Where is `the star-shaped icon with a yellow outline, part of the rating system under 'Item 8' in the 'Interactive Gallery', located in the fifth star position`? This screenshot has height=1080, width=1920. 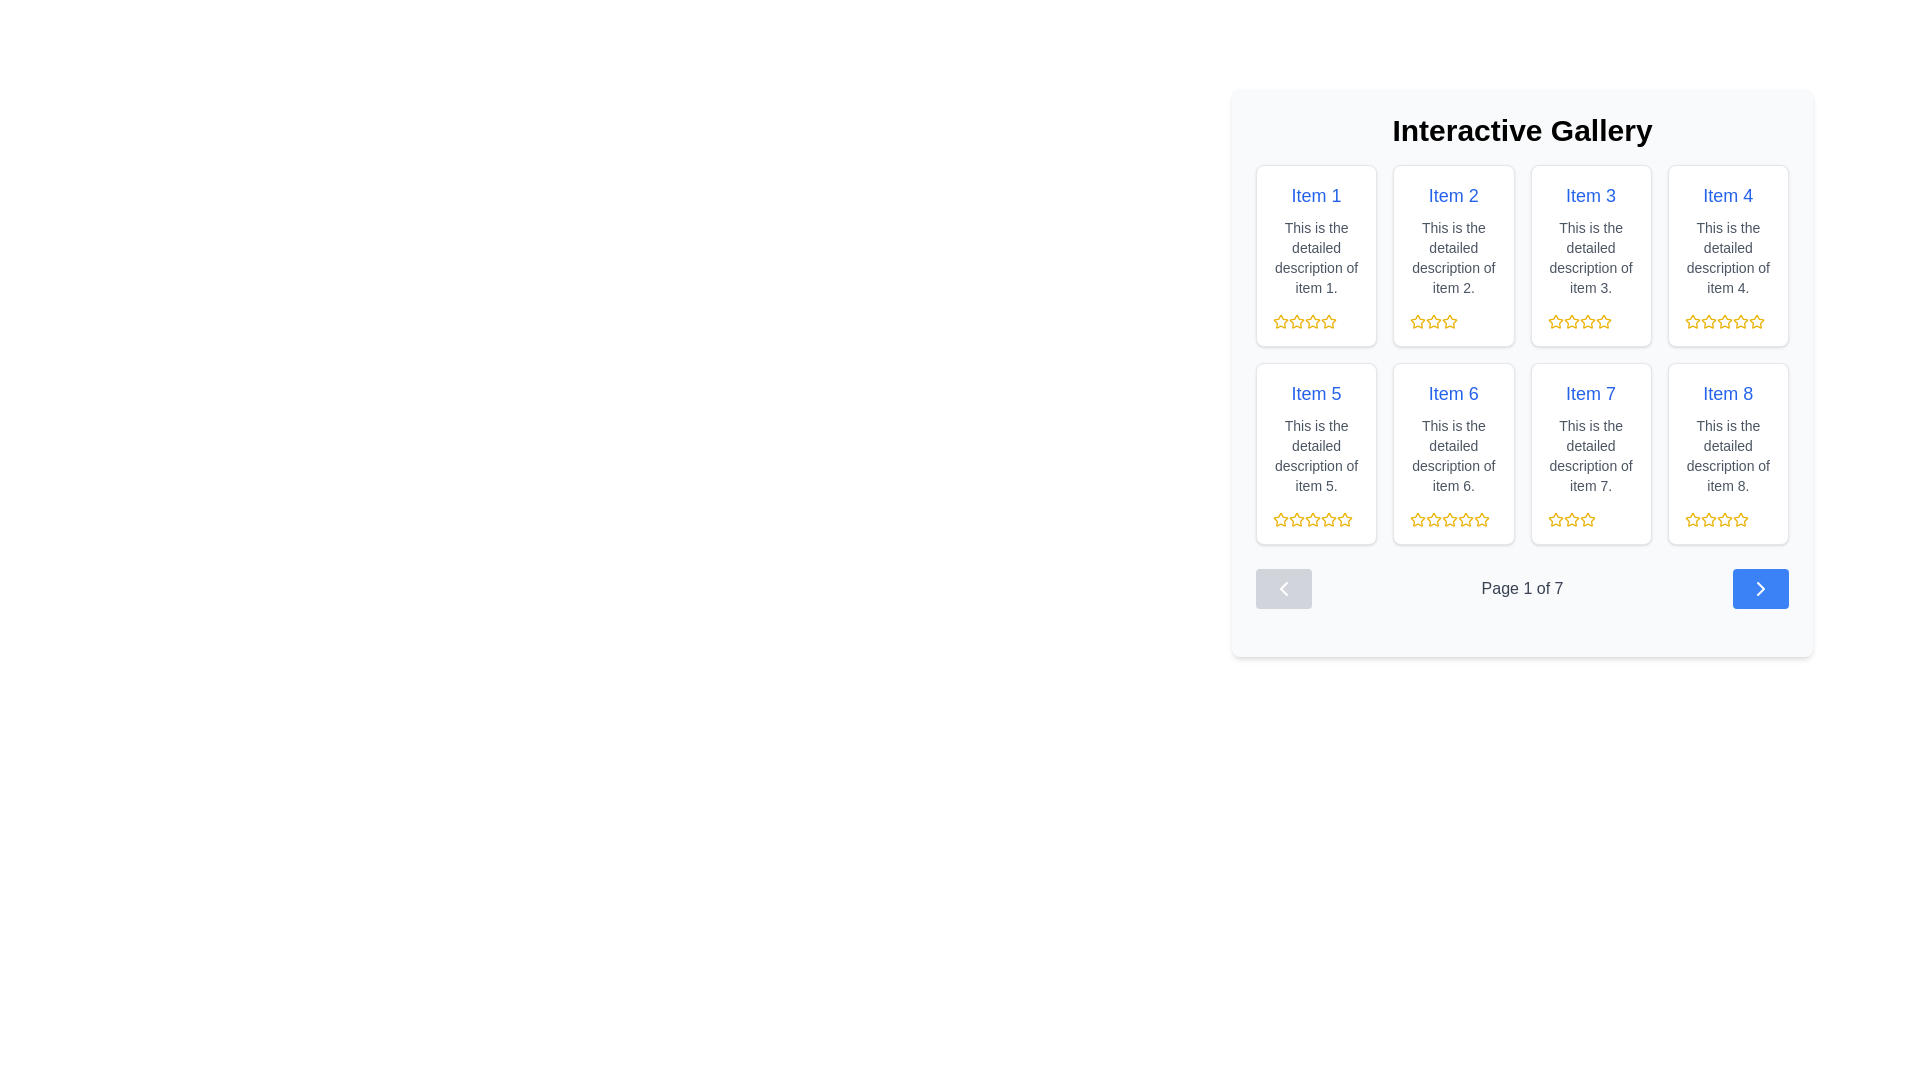 the star-shaped icon with a yellow outline, part of the rating system under 'Item 8' in the 'Interactive Gallery', located in the fifth star position is located at coordinates (1723, 518).